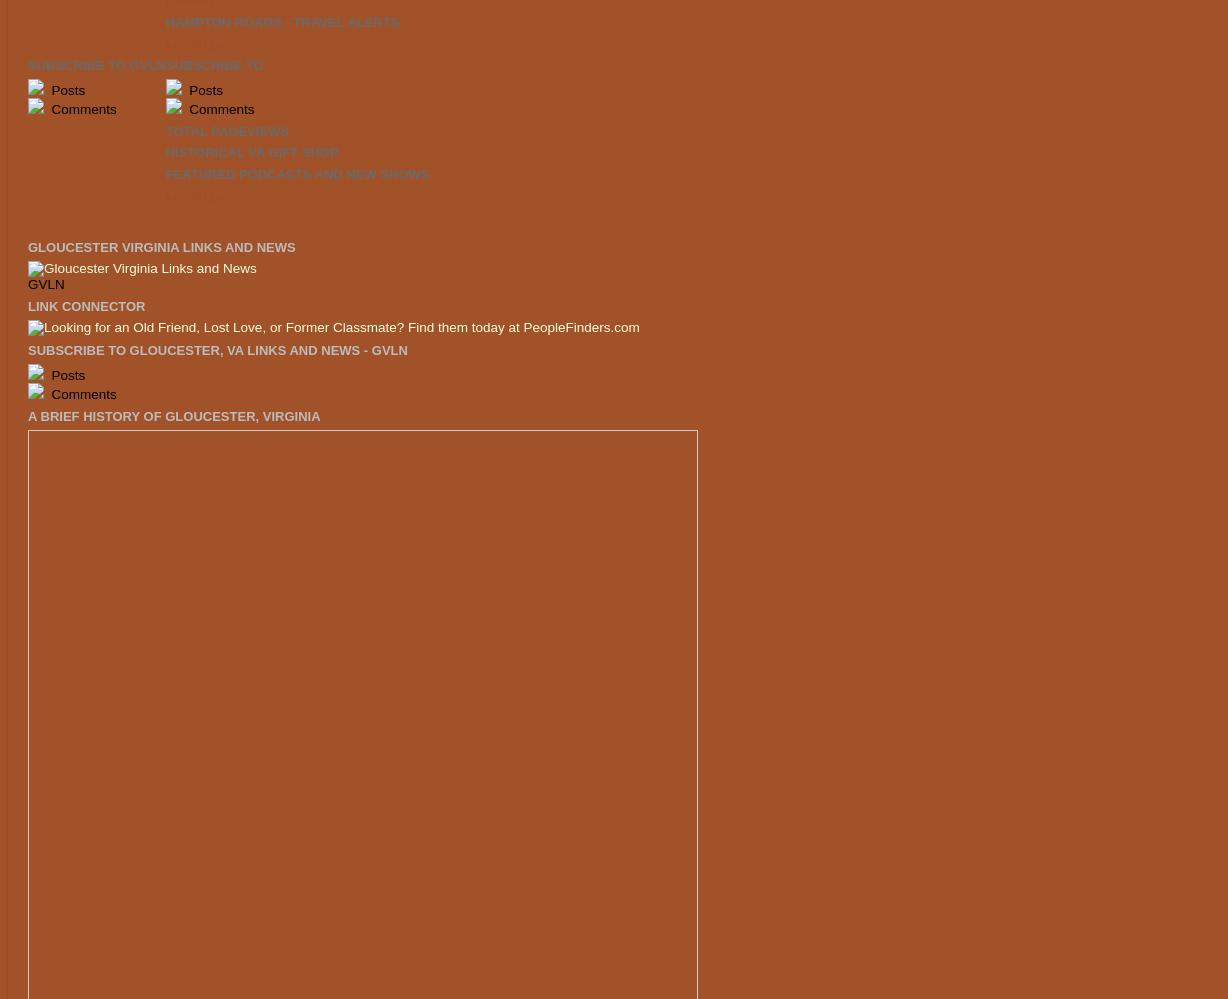  I want to click on 'Link Connector', so click(86, 304).